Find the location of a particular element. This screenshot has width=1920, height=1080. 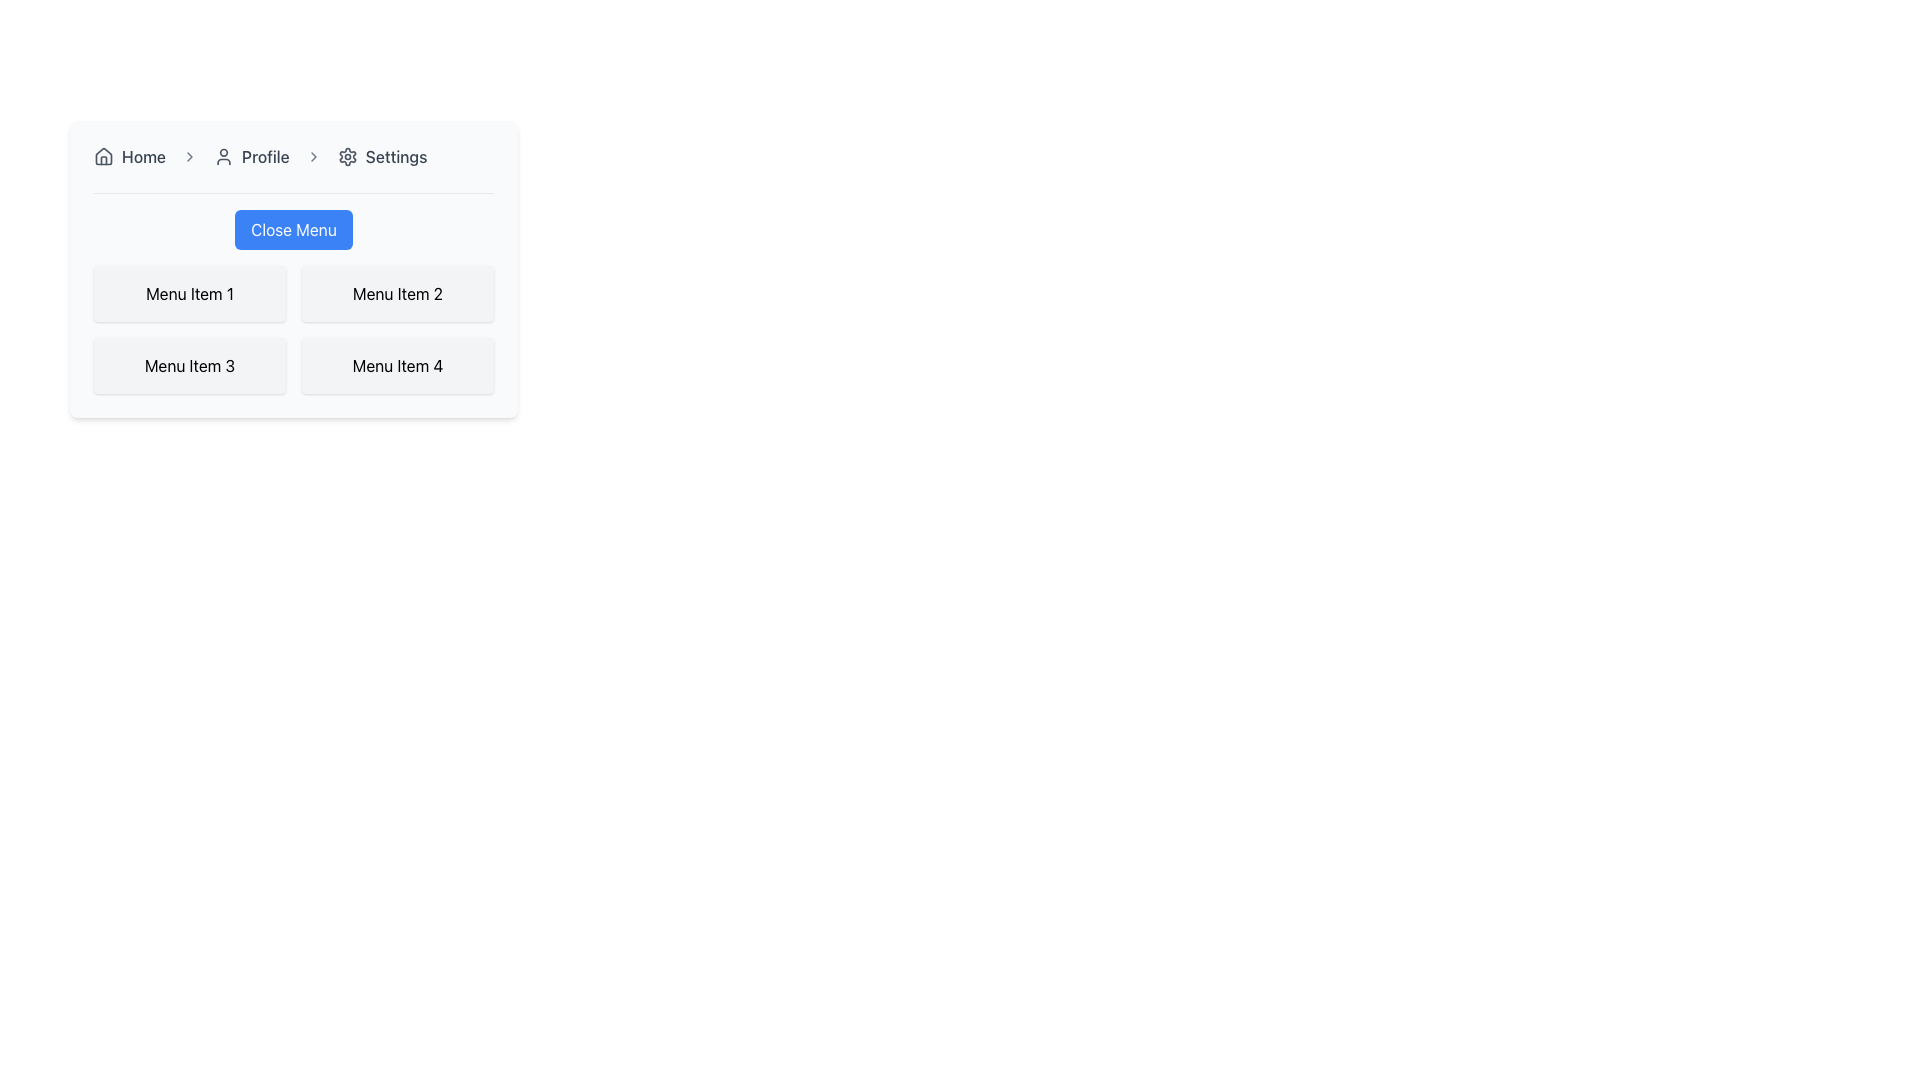

the 'Menu Item 3' button located in the left column of the second row is located at coordinates (190, 366).